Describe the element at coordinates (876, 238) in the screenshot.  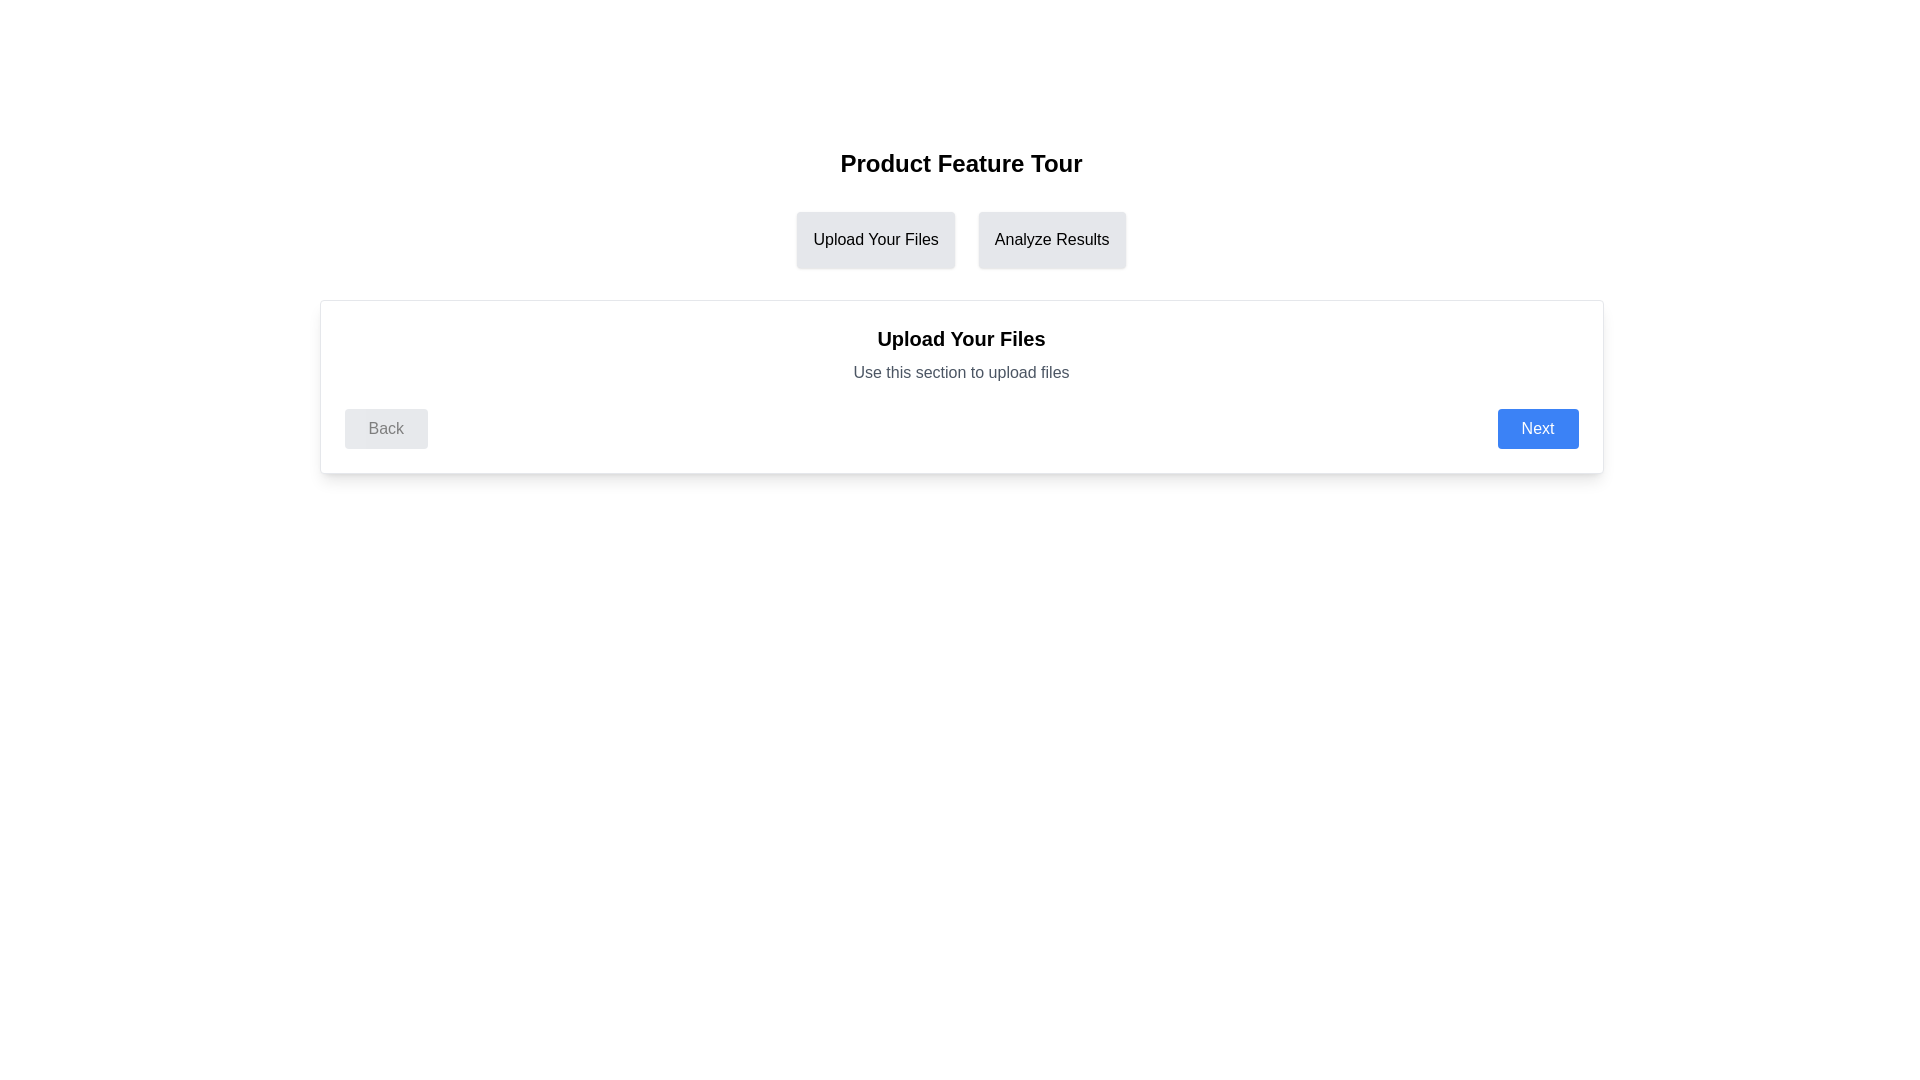
I see `the button labeled 'Upload Your Files' which is a rectangular component with a light gray background and rounded corners, located below the 'Product Feature Tour' heading` at that location.